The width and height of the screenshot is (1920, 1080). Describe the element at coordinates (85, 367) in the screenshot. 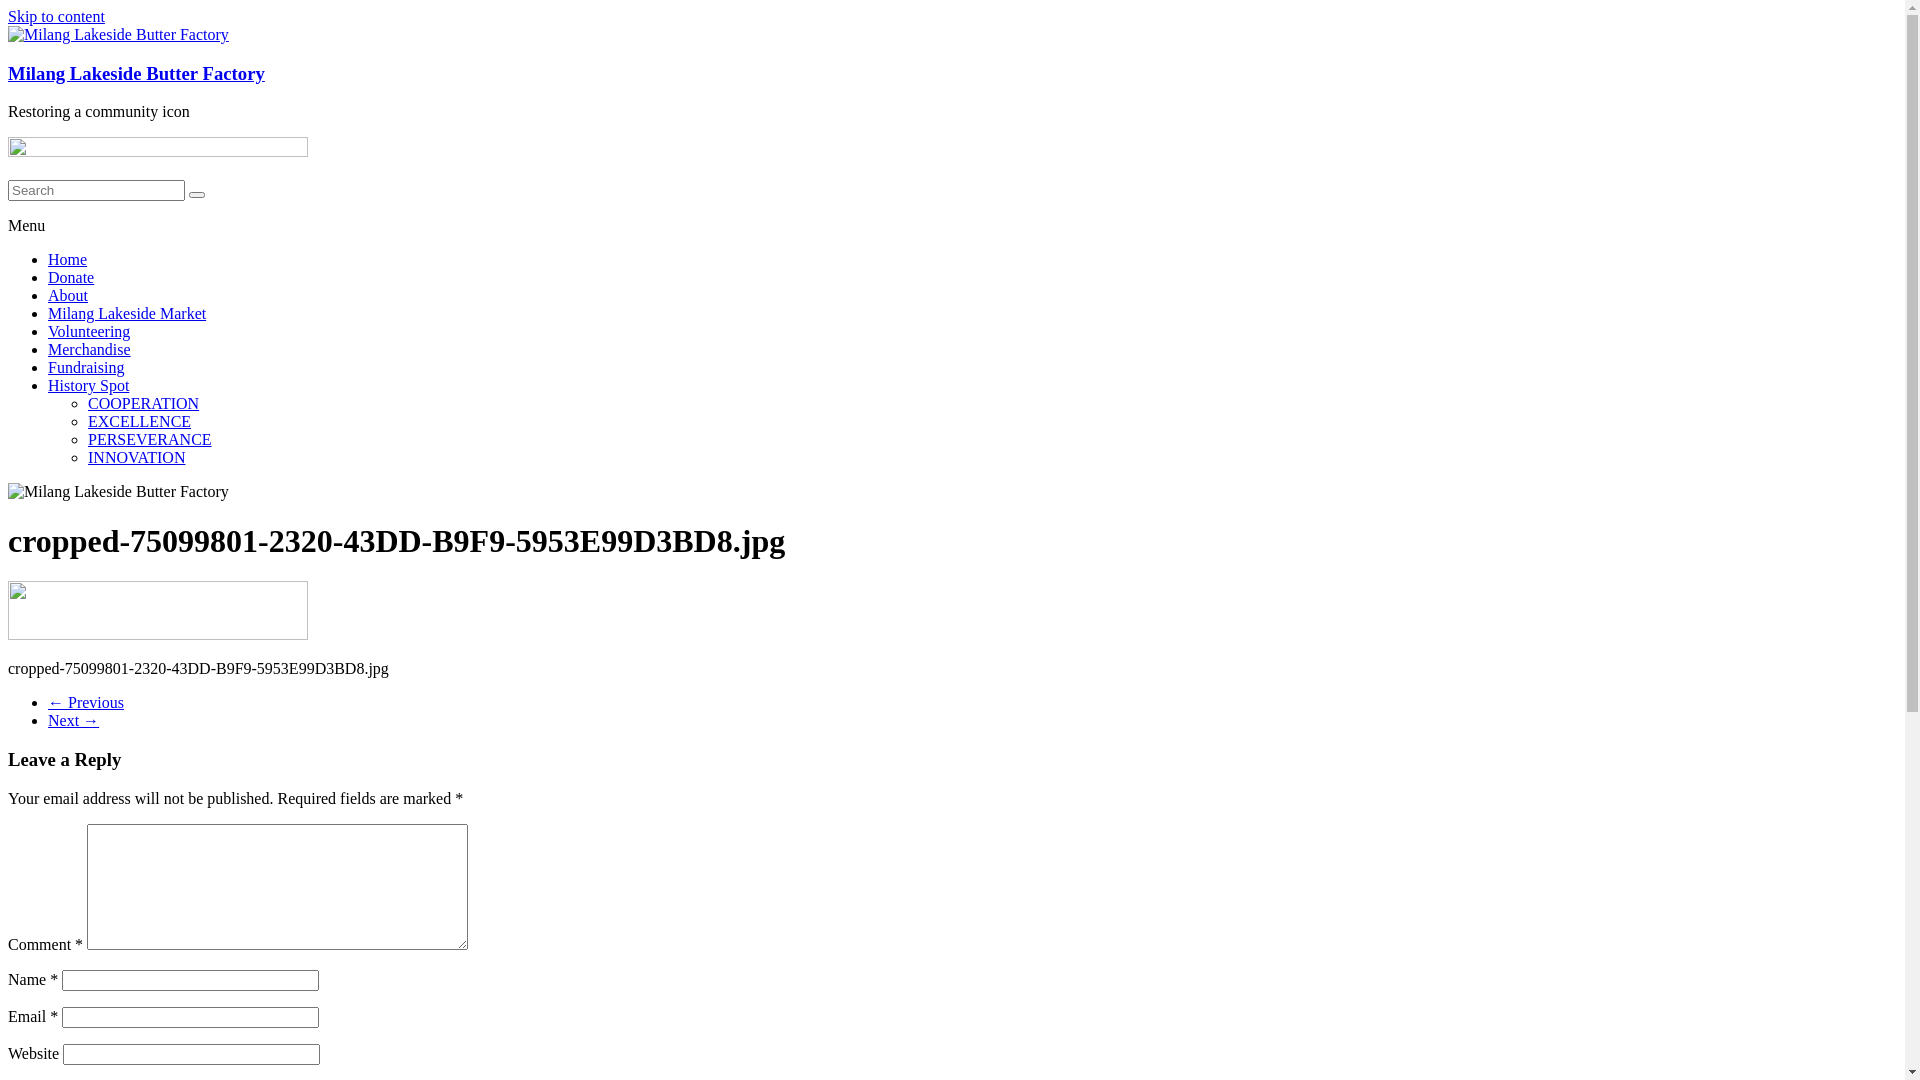

I see `'Fundraising'` at that location.